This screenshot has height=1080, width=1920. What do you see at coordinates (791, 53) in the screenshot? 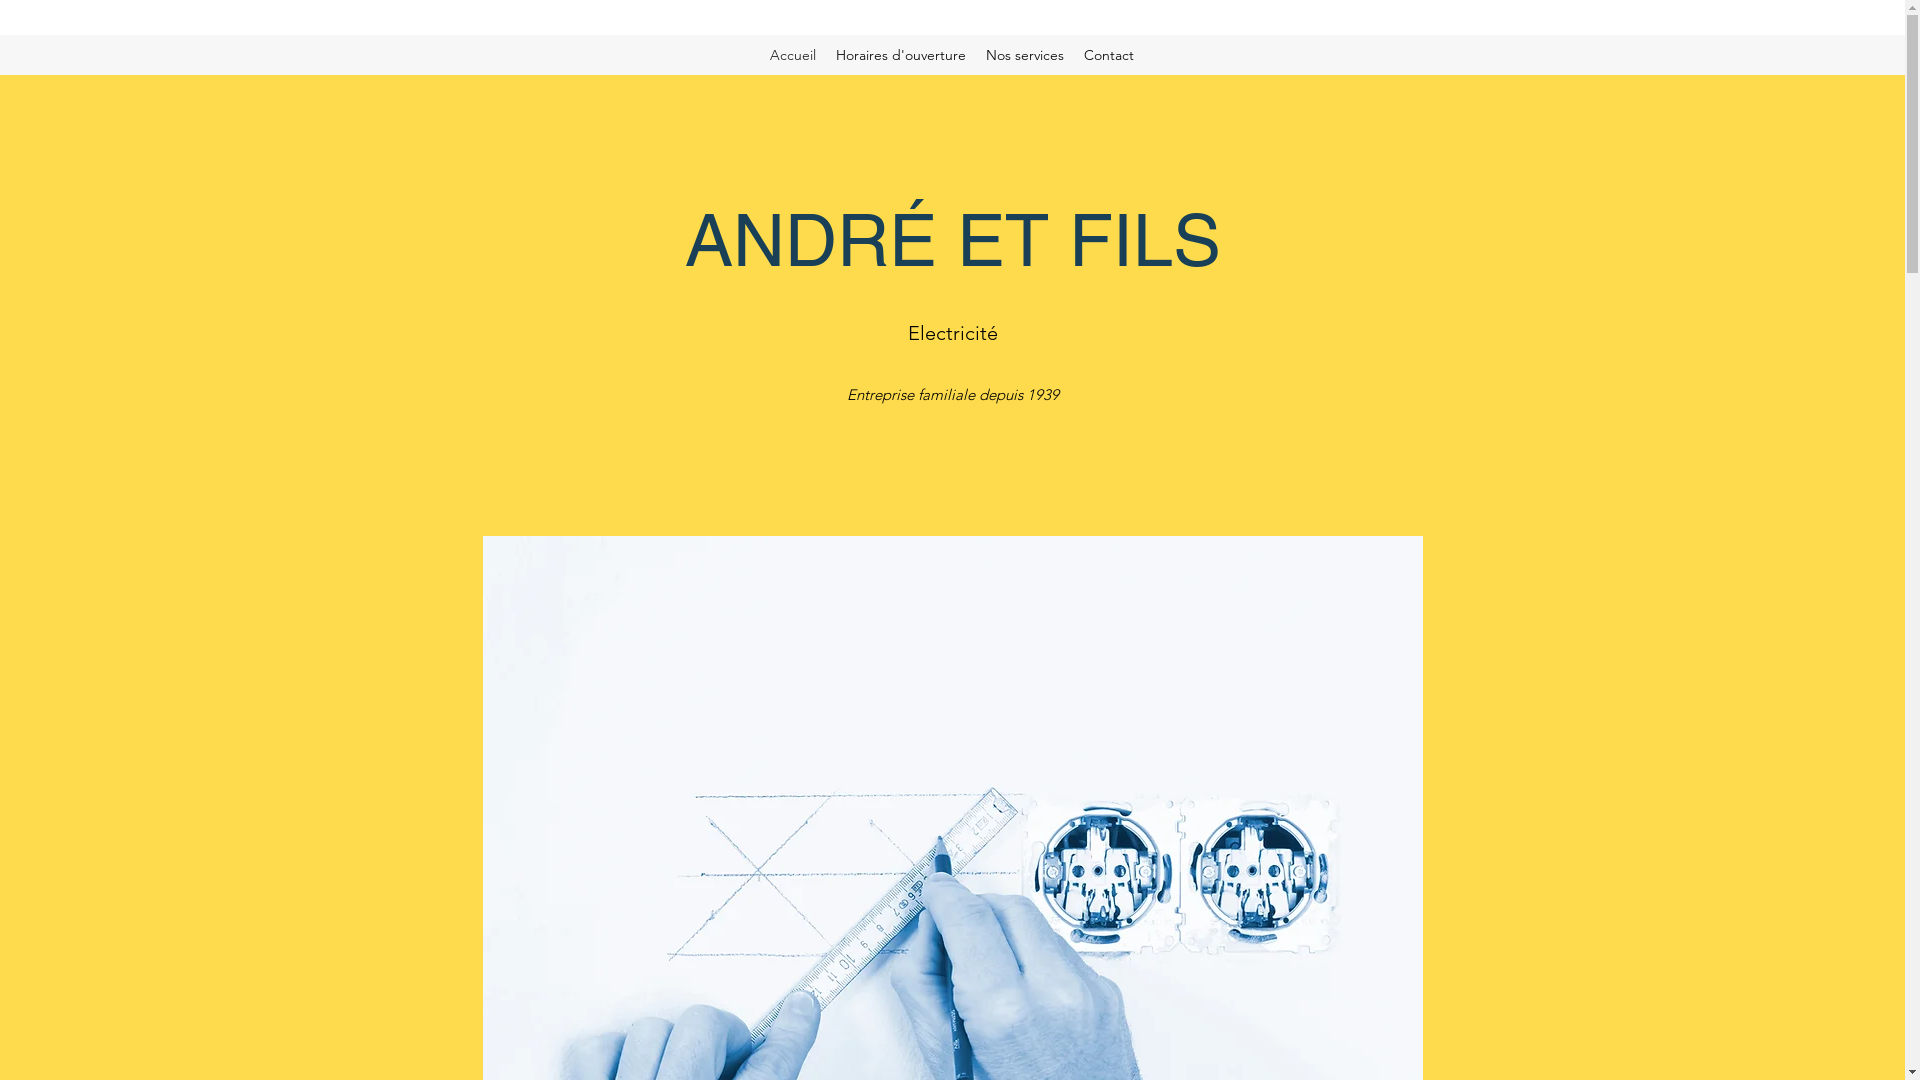
I see `'Accueil'` at bounding box center [791, 53].